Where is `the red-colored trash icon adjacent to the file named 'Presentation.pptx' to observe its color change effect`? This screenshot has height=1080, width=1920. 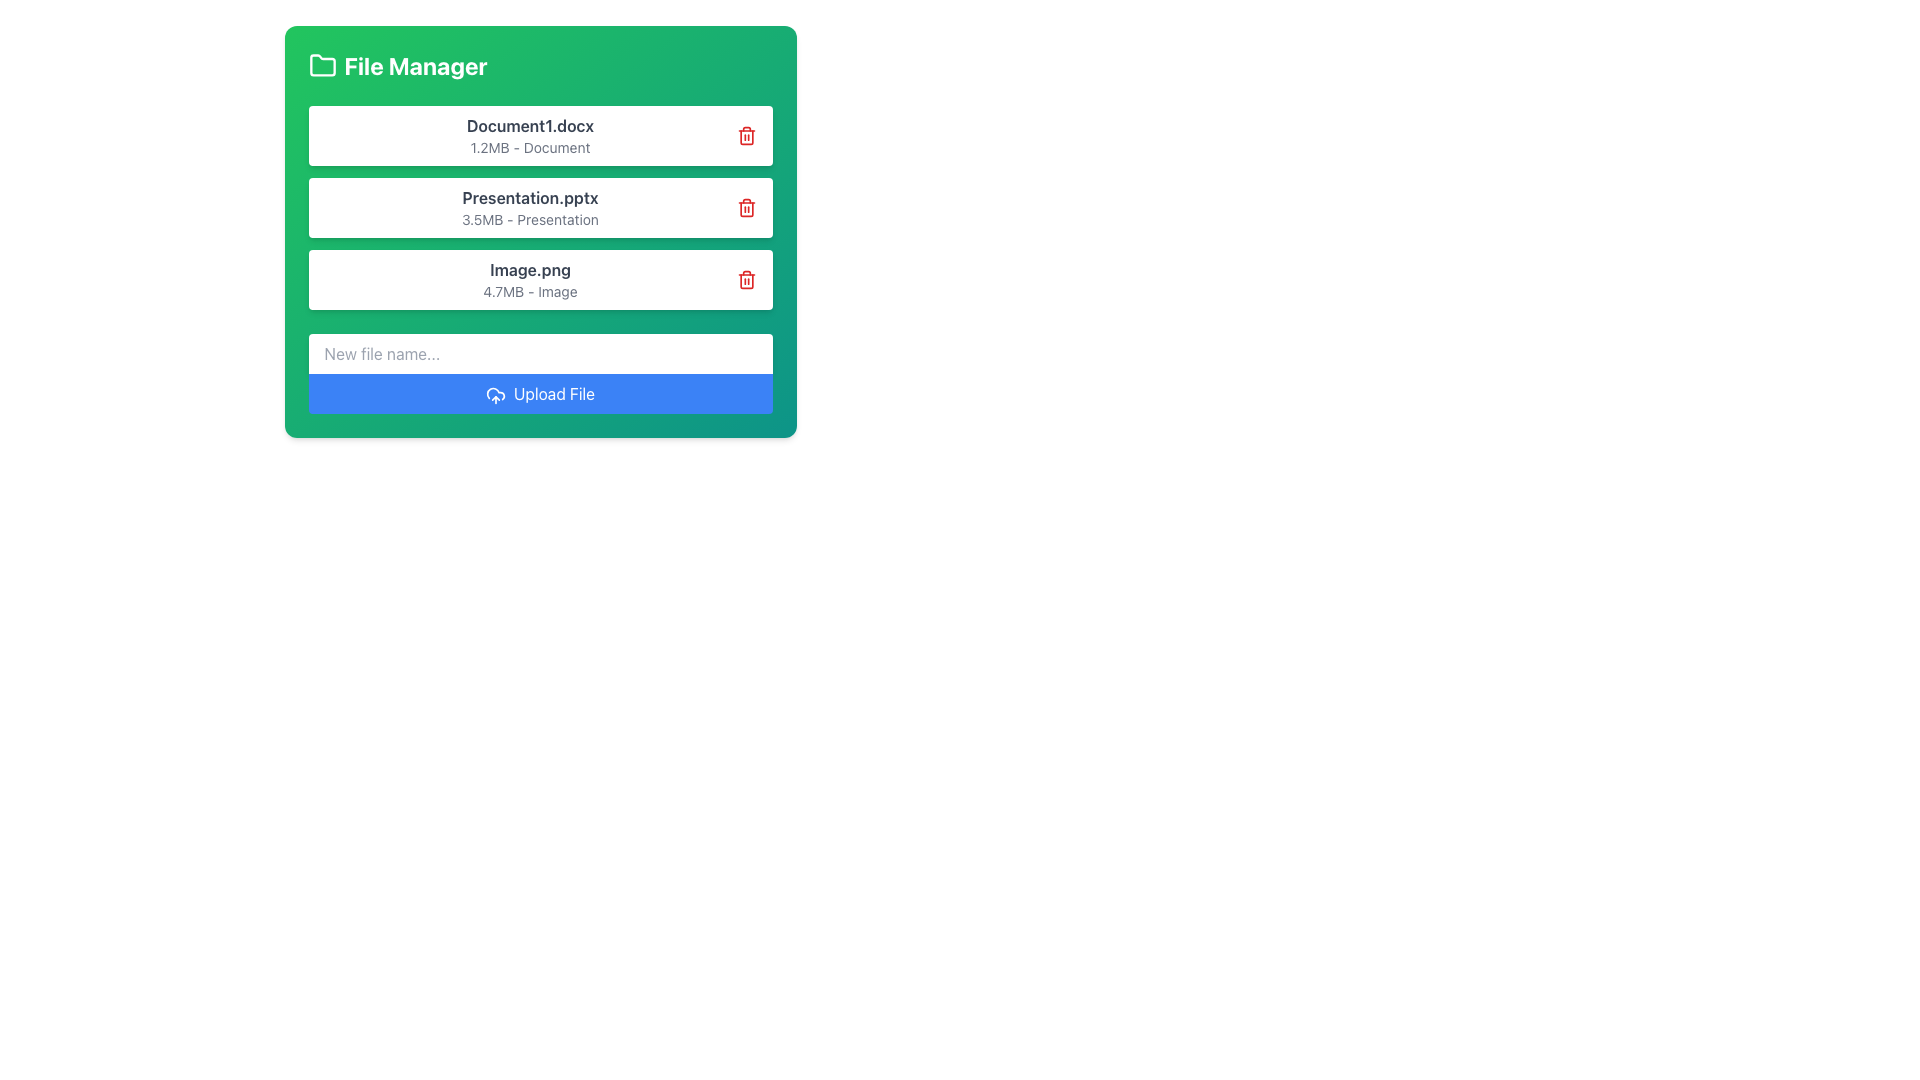 the red-colored trash icon adjacent to the file named 'Presentation.pptx' to observe its color change effect is located at coordinates (745, 208).